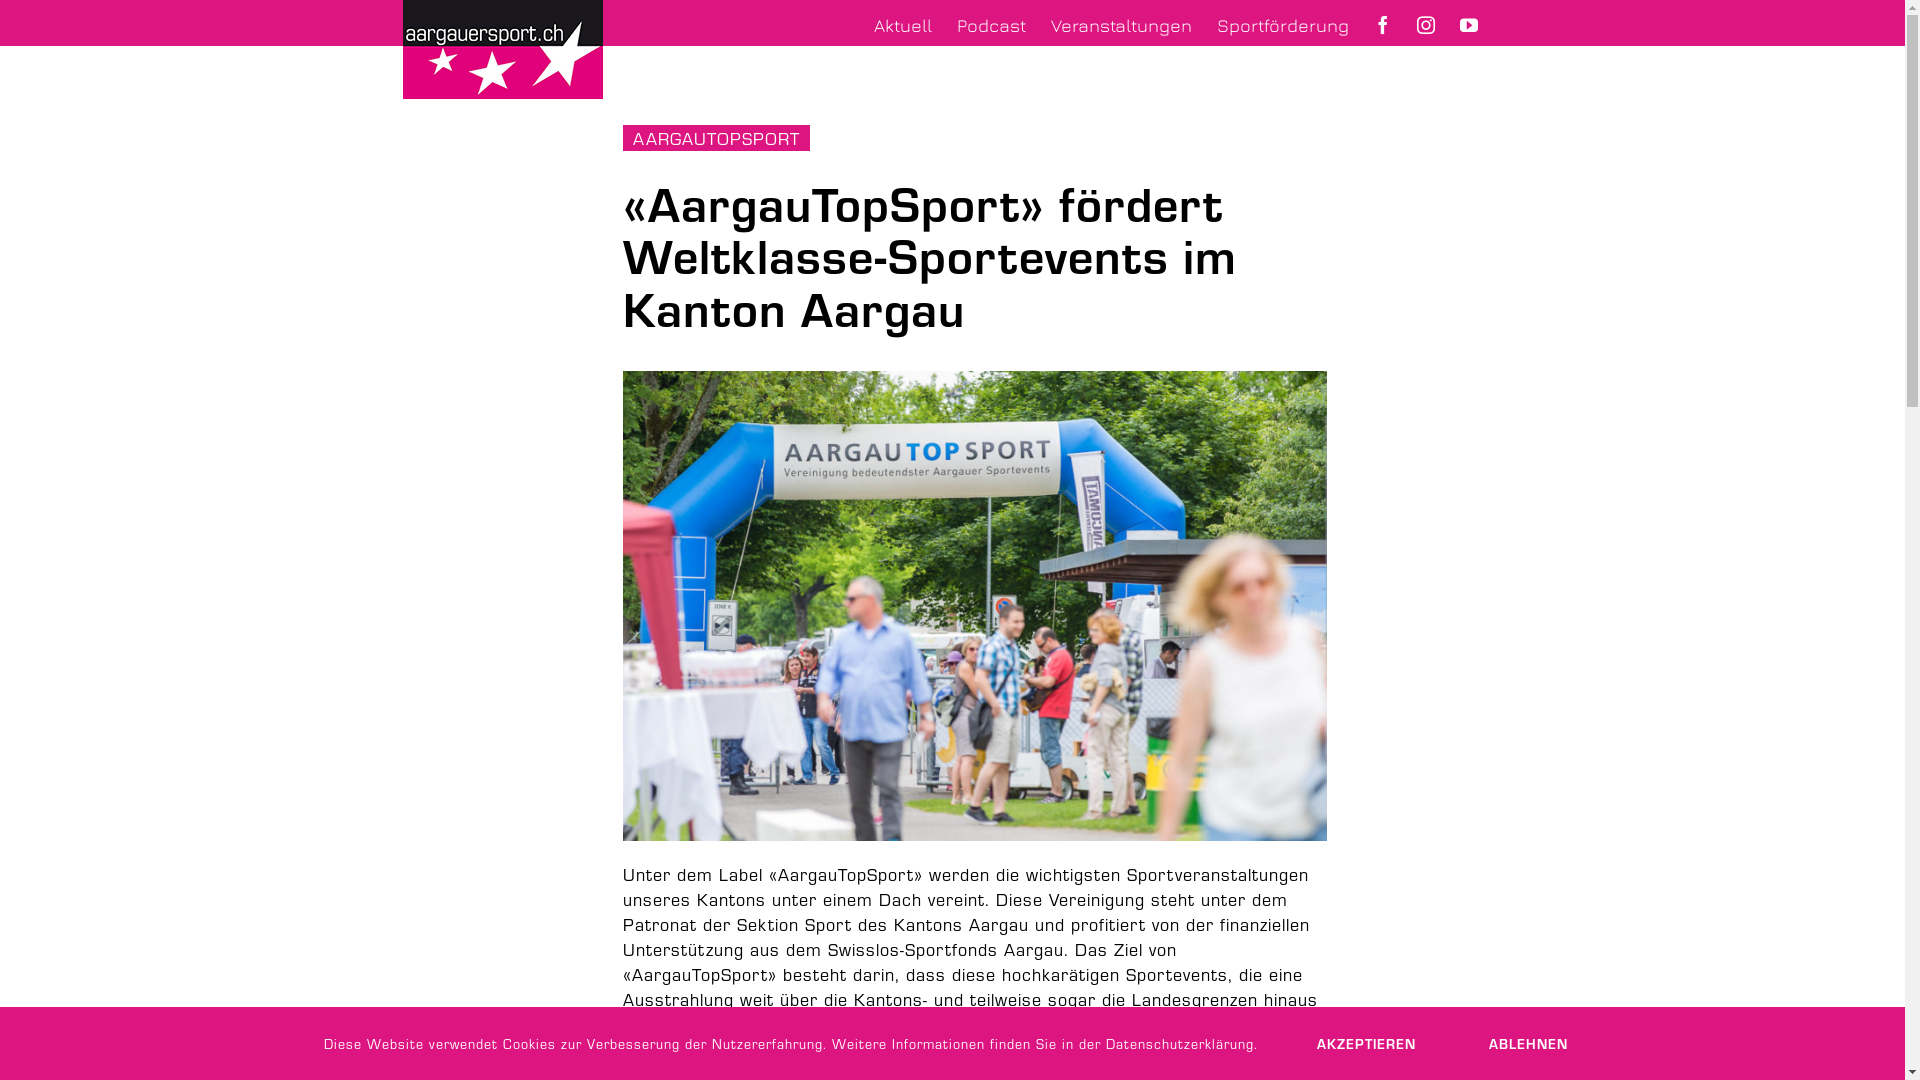 This screenshot has width=1920, height=1080. Describe the element at coordinates (901, 27) in the screenshot. I see `'Aktuell'` at that location.